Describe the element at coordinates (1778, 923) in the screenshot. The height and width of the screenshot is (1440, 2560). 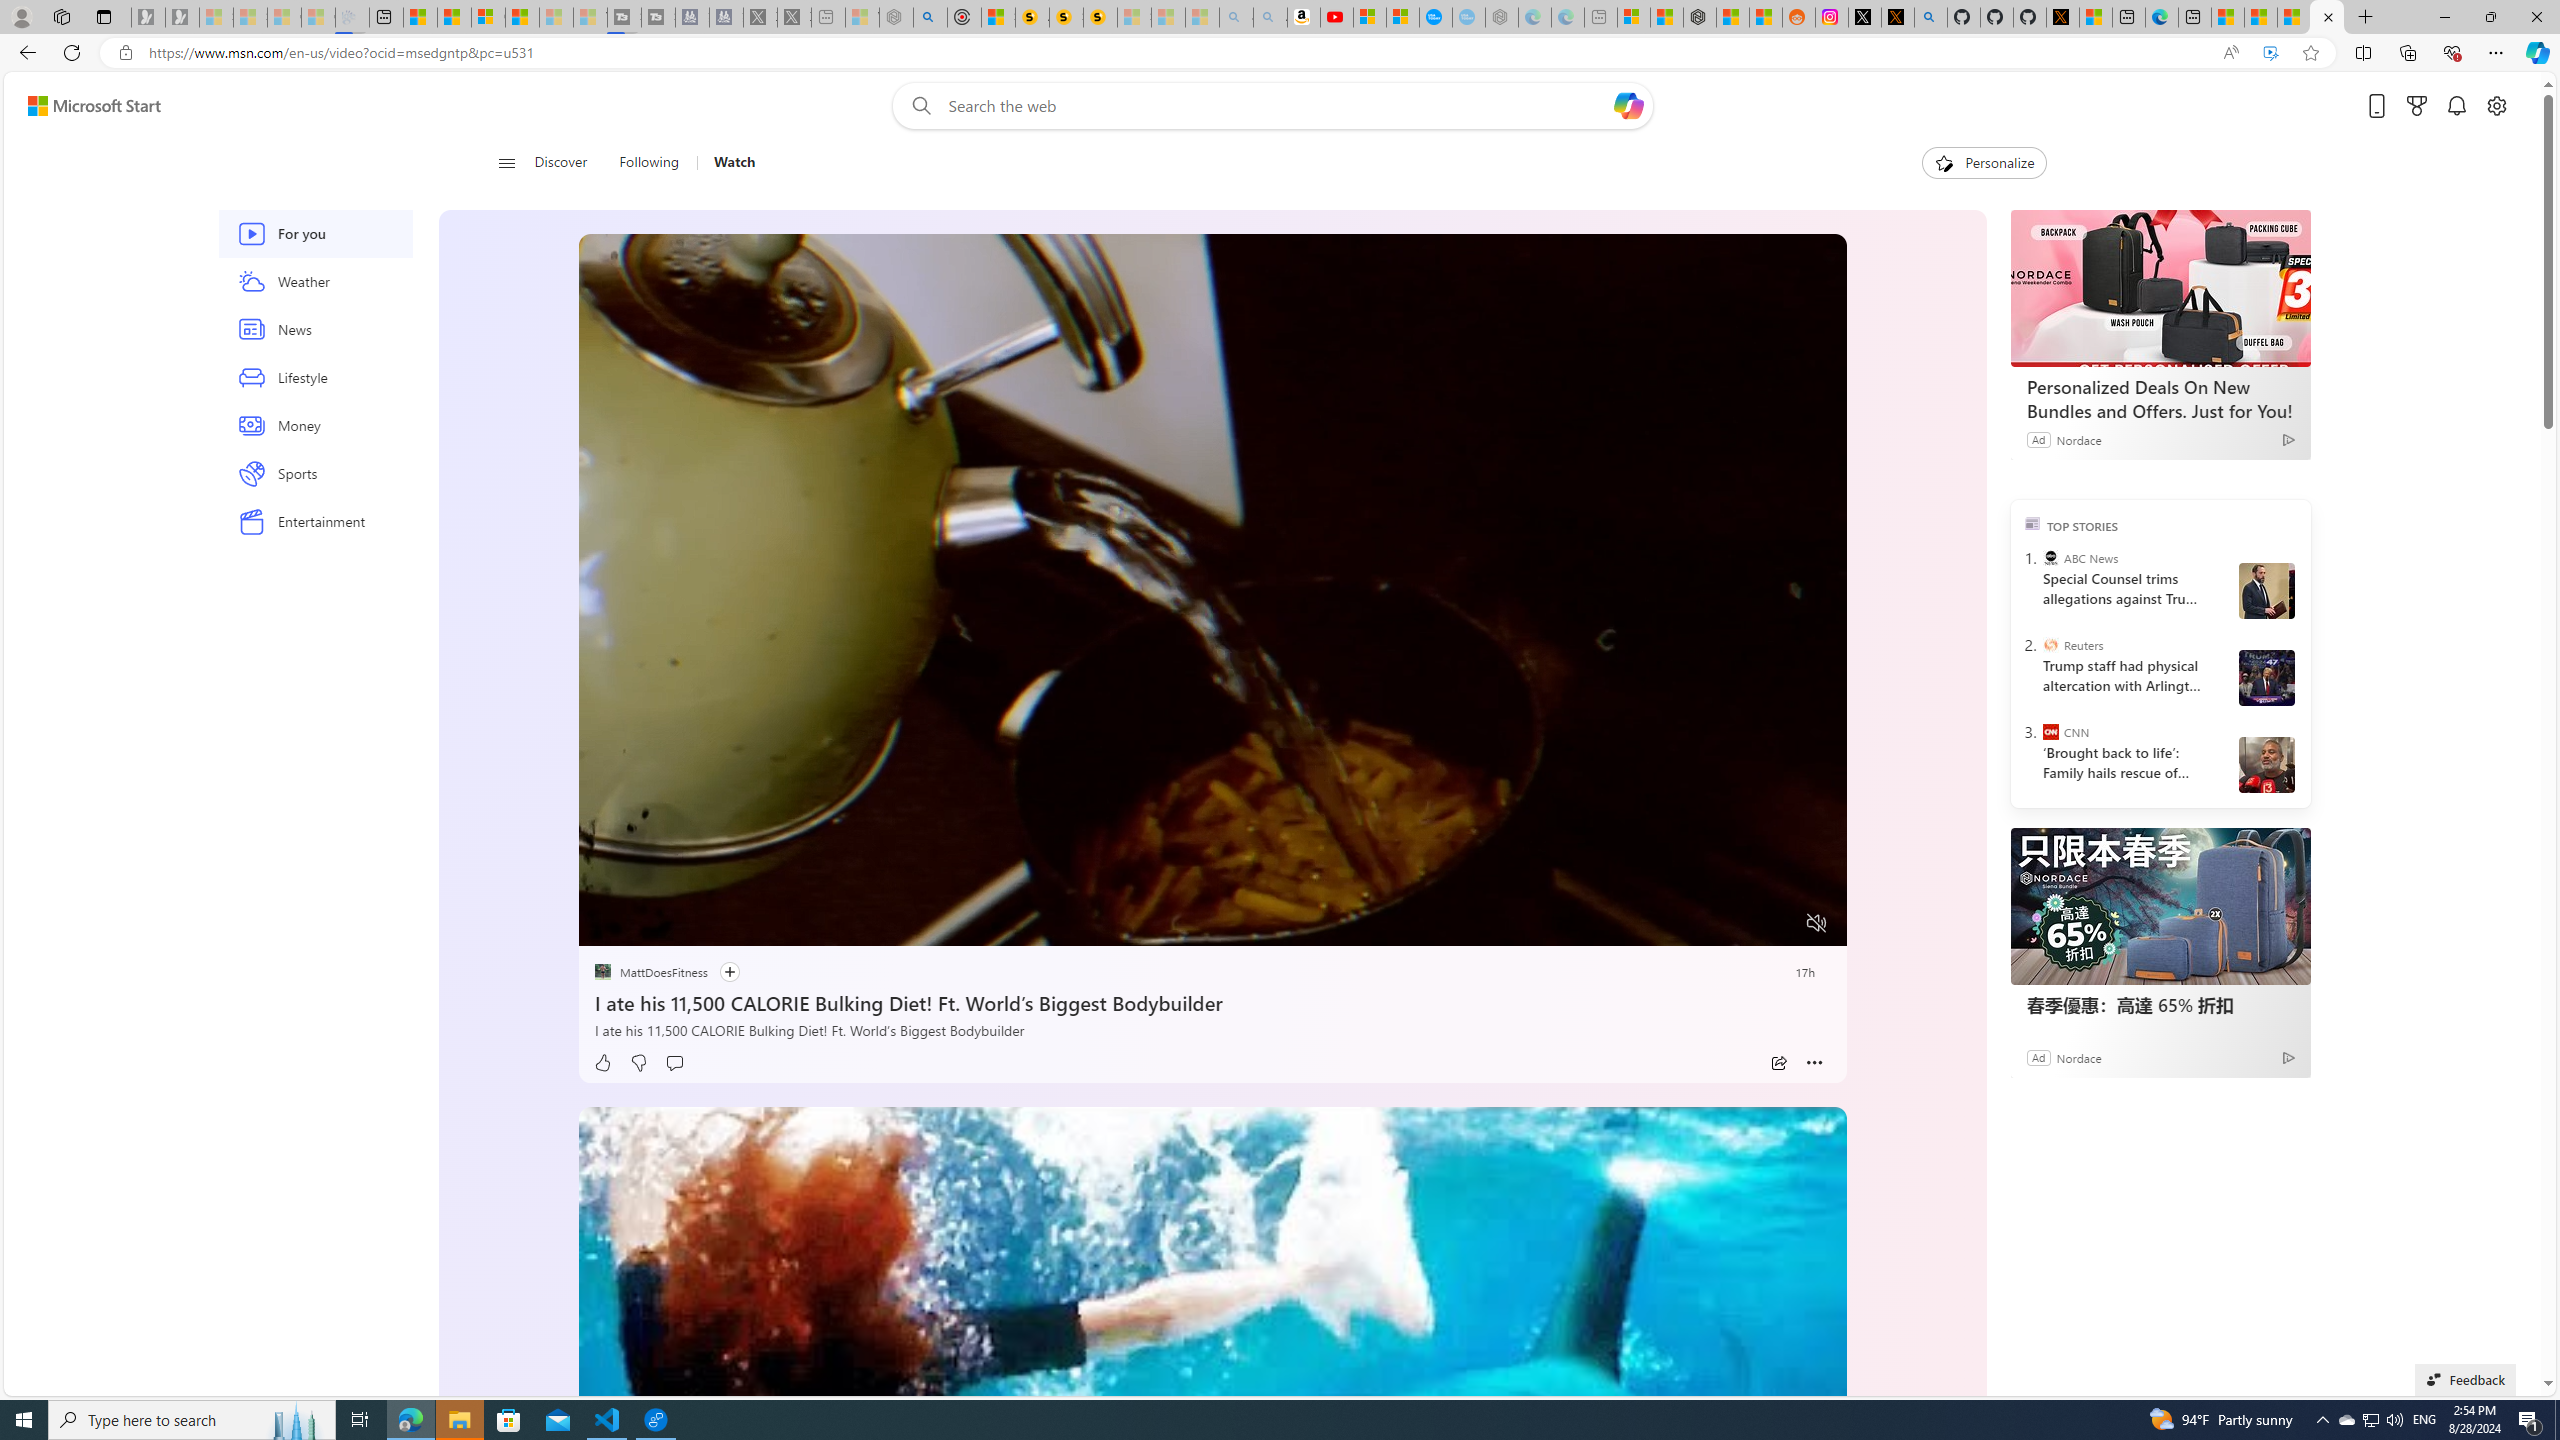
I see `'Fullscreen'` at that location.